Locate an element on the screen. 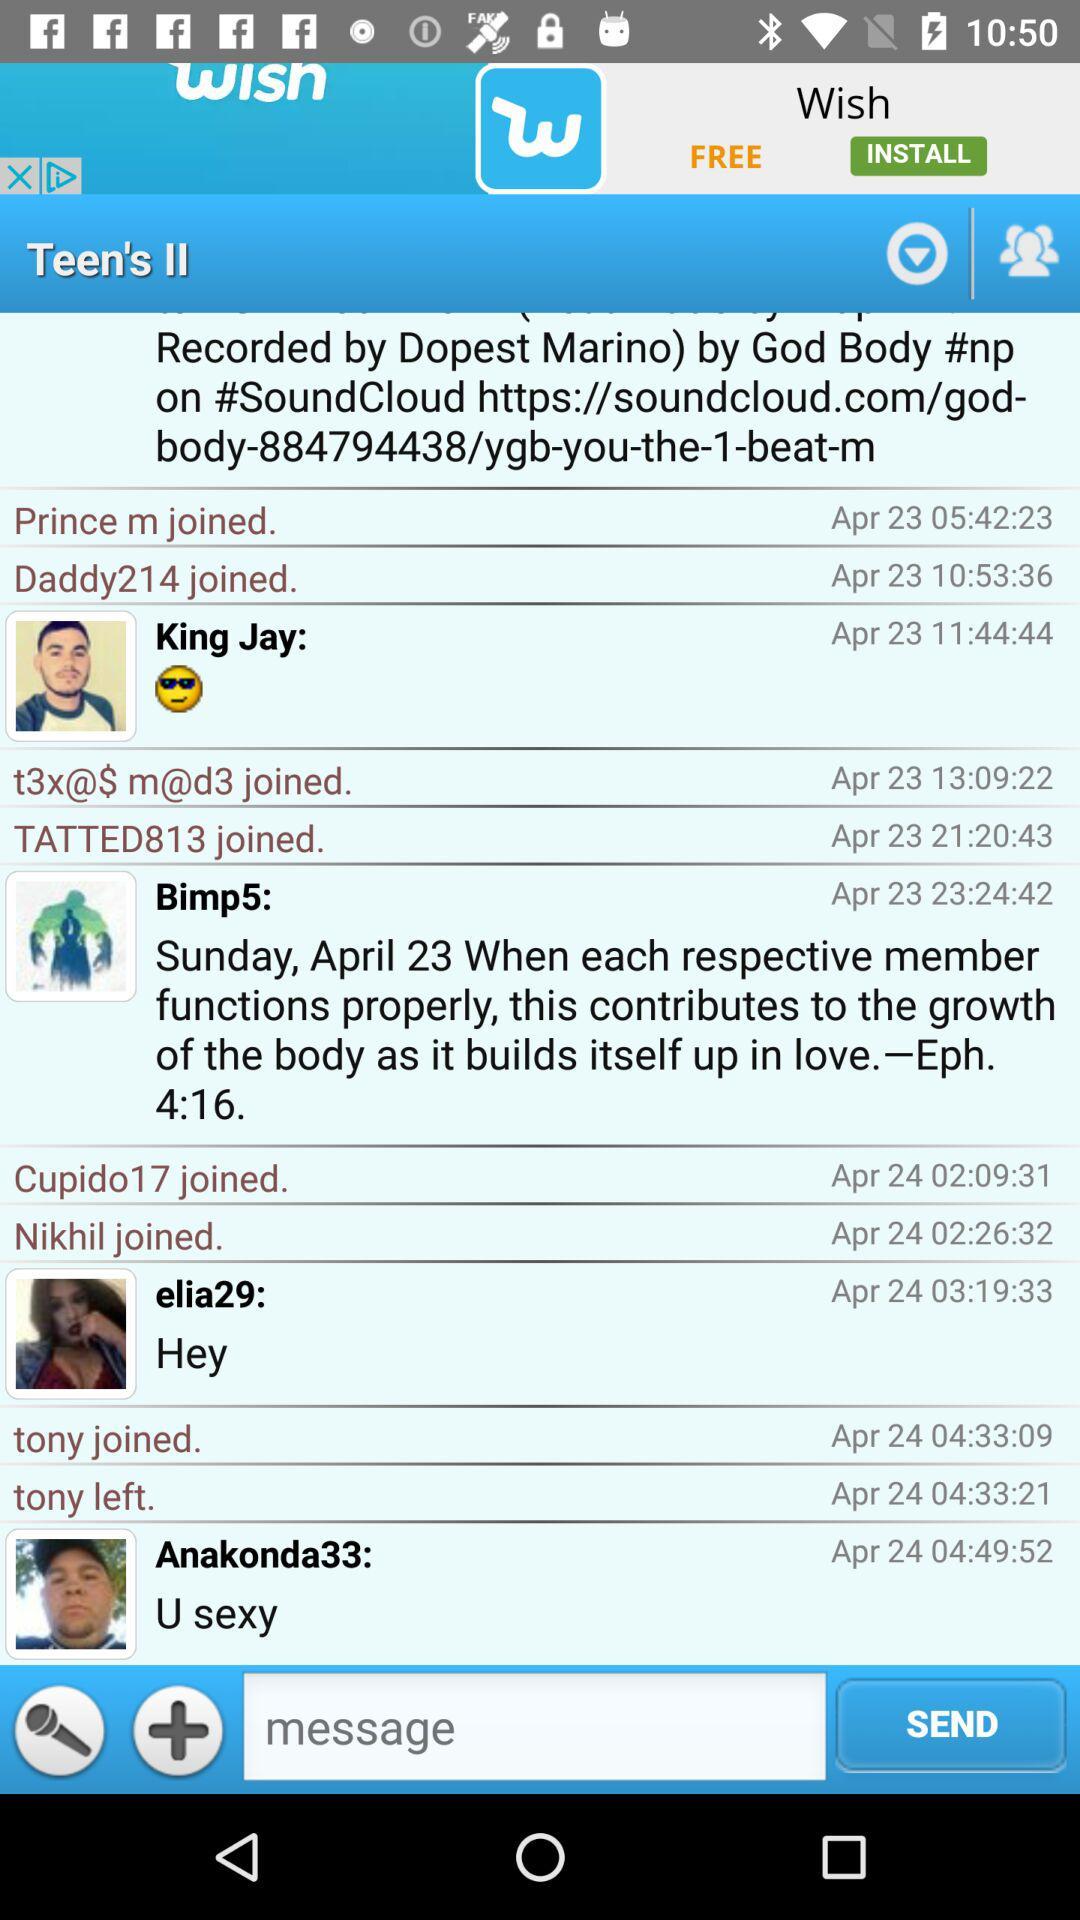  share is located at coordinates (1027, 252).